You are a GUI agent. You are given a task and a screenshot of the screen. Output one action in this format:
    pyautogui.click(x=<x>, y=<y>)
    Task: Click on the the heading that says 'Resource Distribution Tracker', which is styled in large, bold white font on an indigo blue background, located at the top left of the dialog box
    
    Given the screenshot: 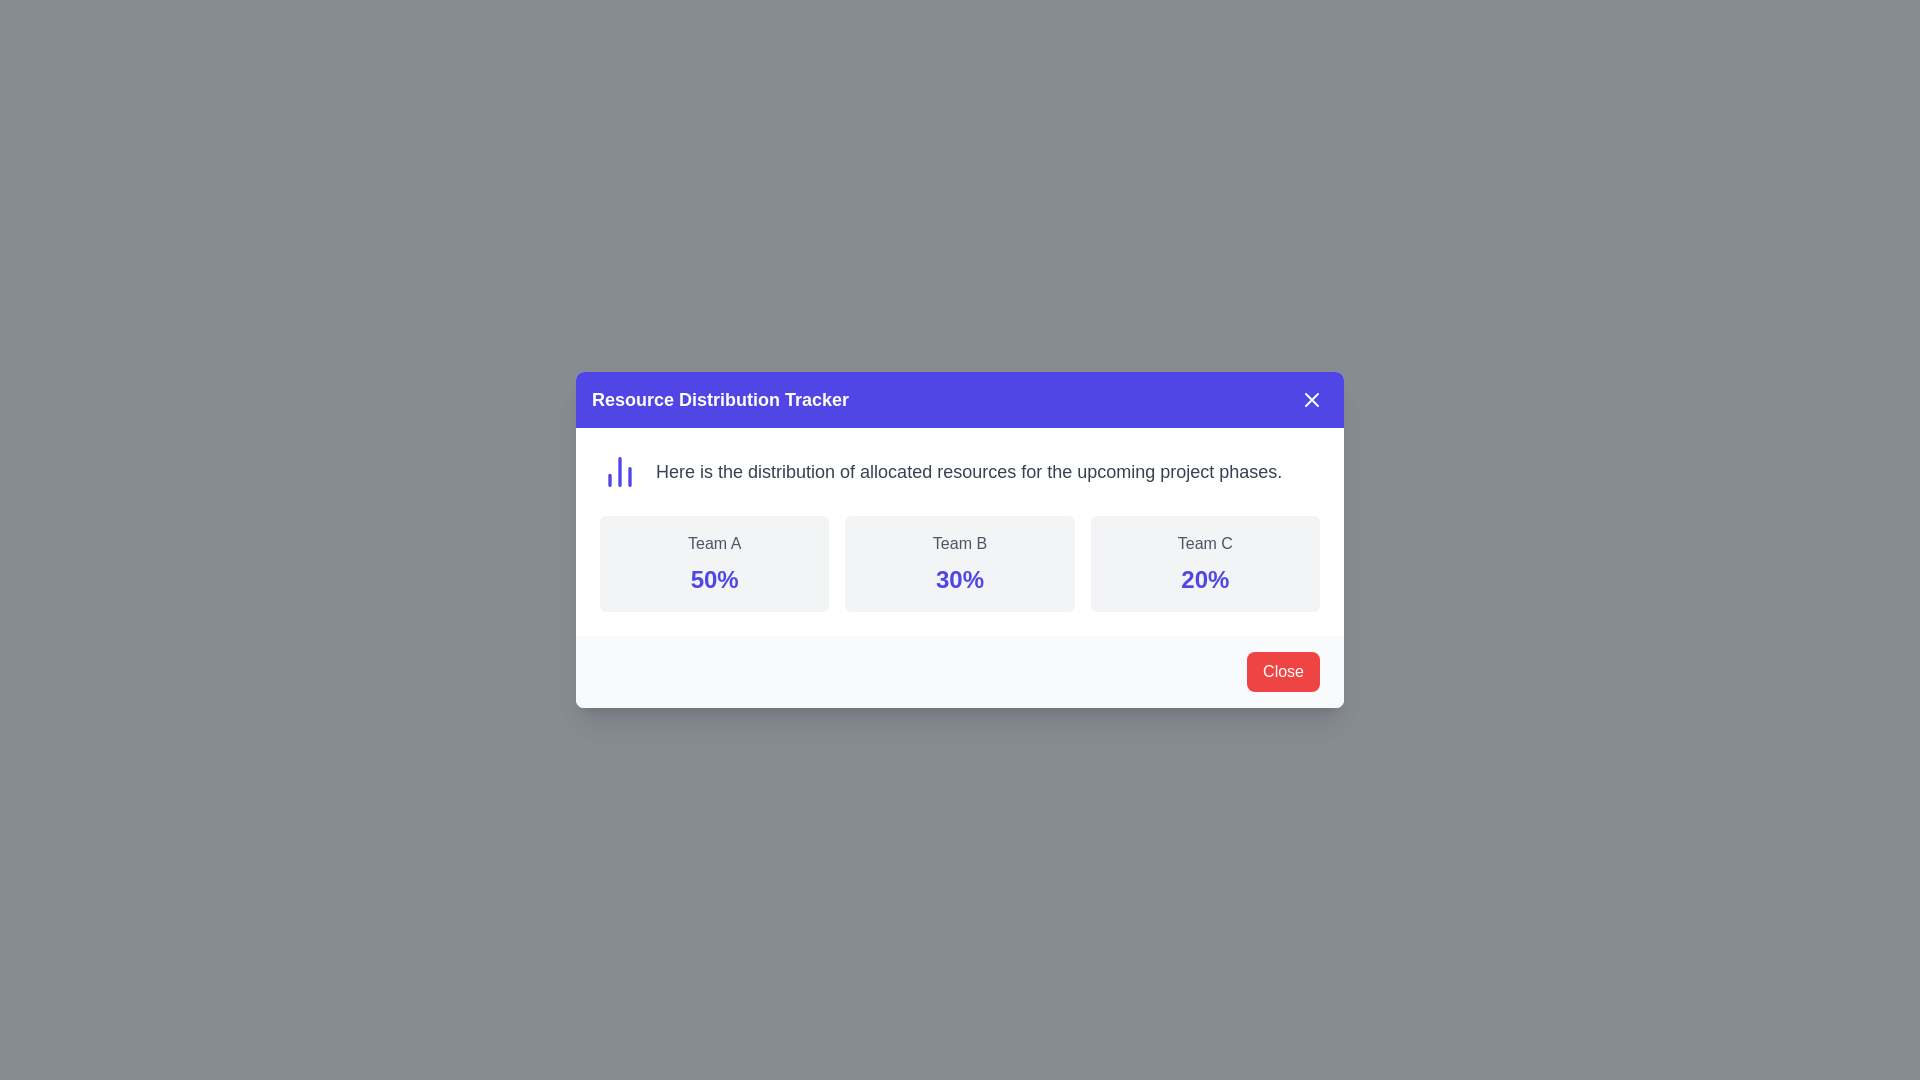 What is the action you would take?
    pyautogui.click(x=720, y=400)
    